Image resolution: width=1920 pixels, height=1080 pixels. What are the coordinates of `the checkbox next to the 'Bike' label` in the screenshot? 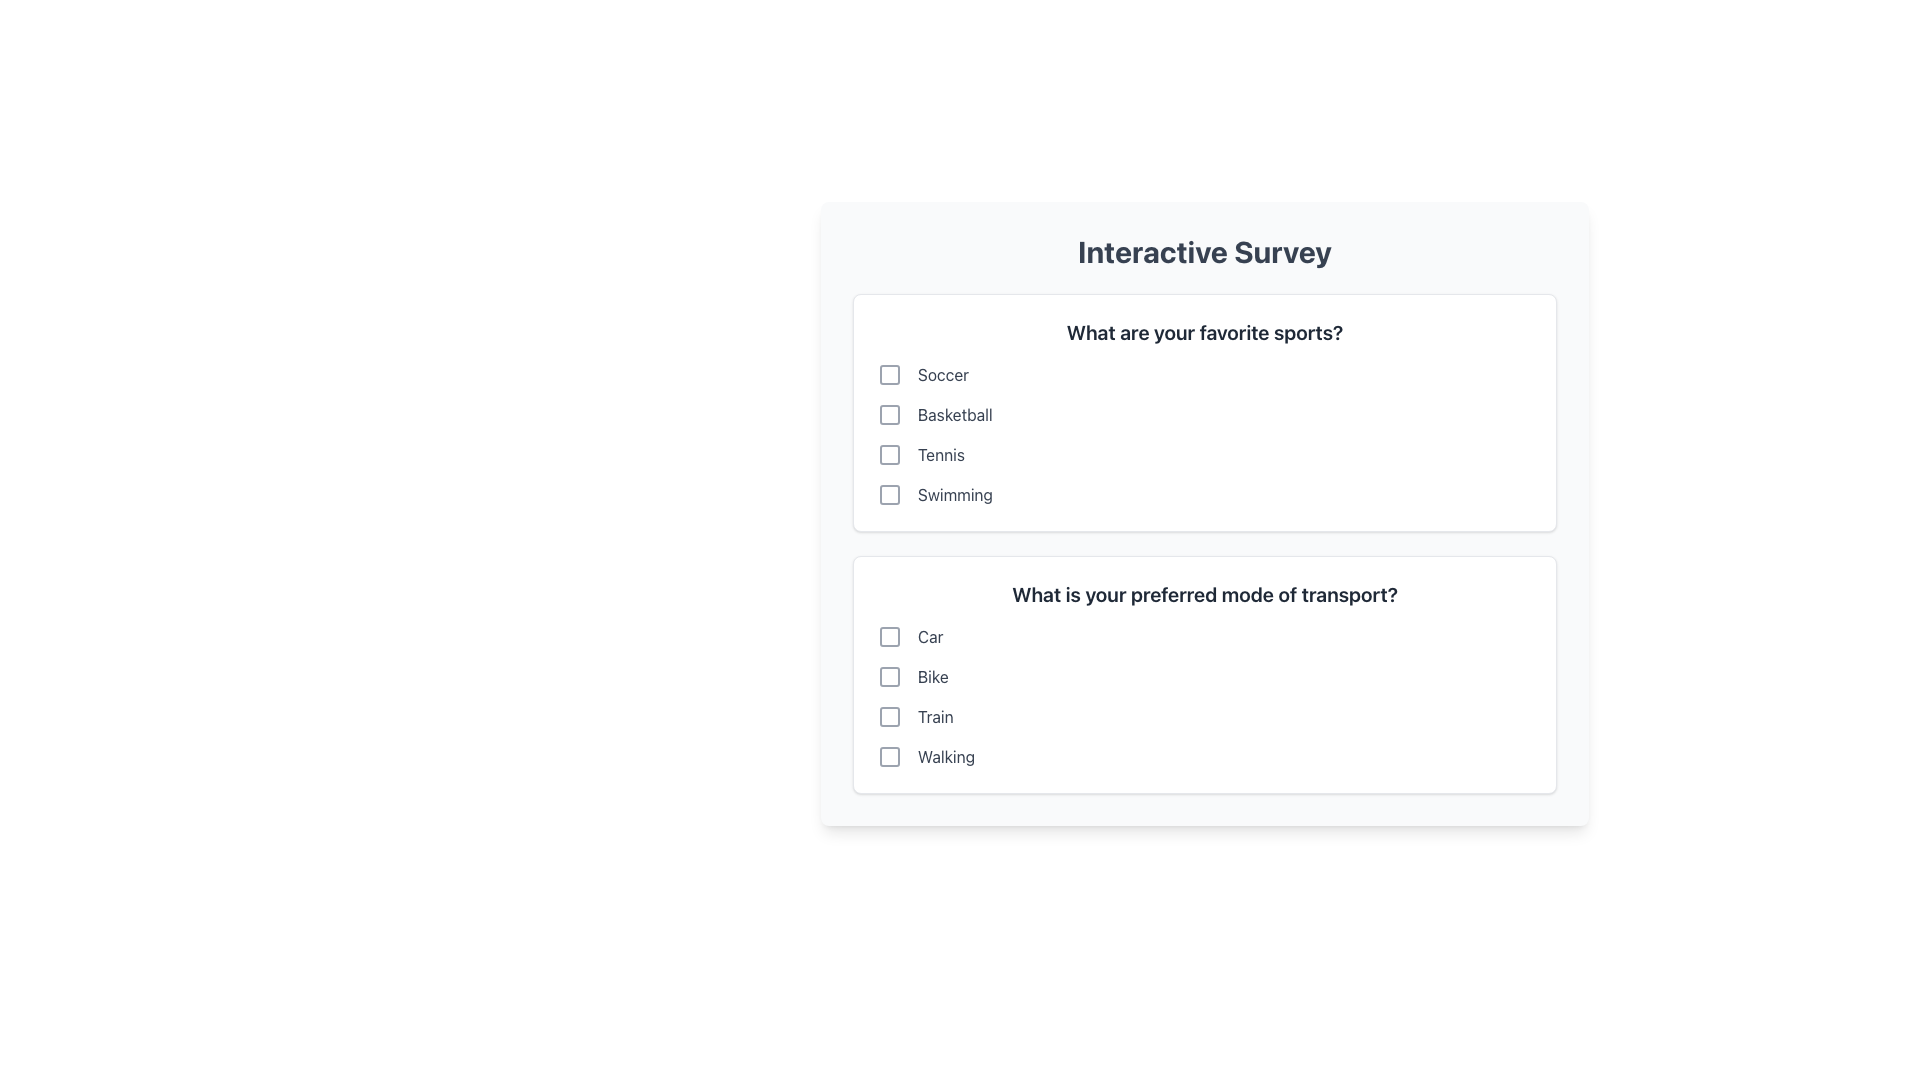 It's located at (888, 676).